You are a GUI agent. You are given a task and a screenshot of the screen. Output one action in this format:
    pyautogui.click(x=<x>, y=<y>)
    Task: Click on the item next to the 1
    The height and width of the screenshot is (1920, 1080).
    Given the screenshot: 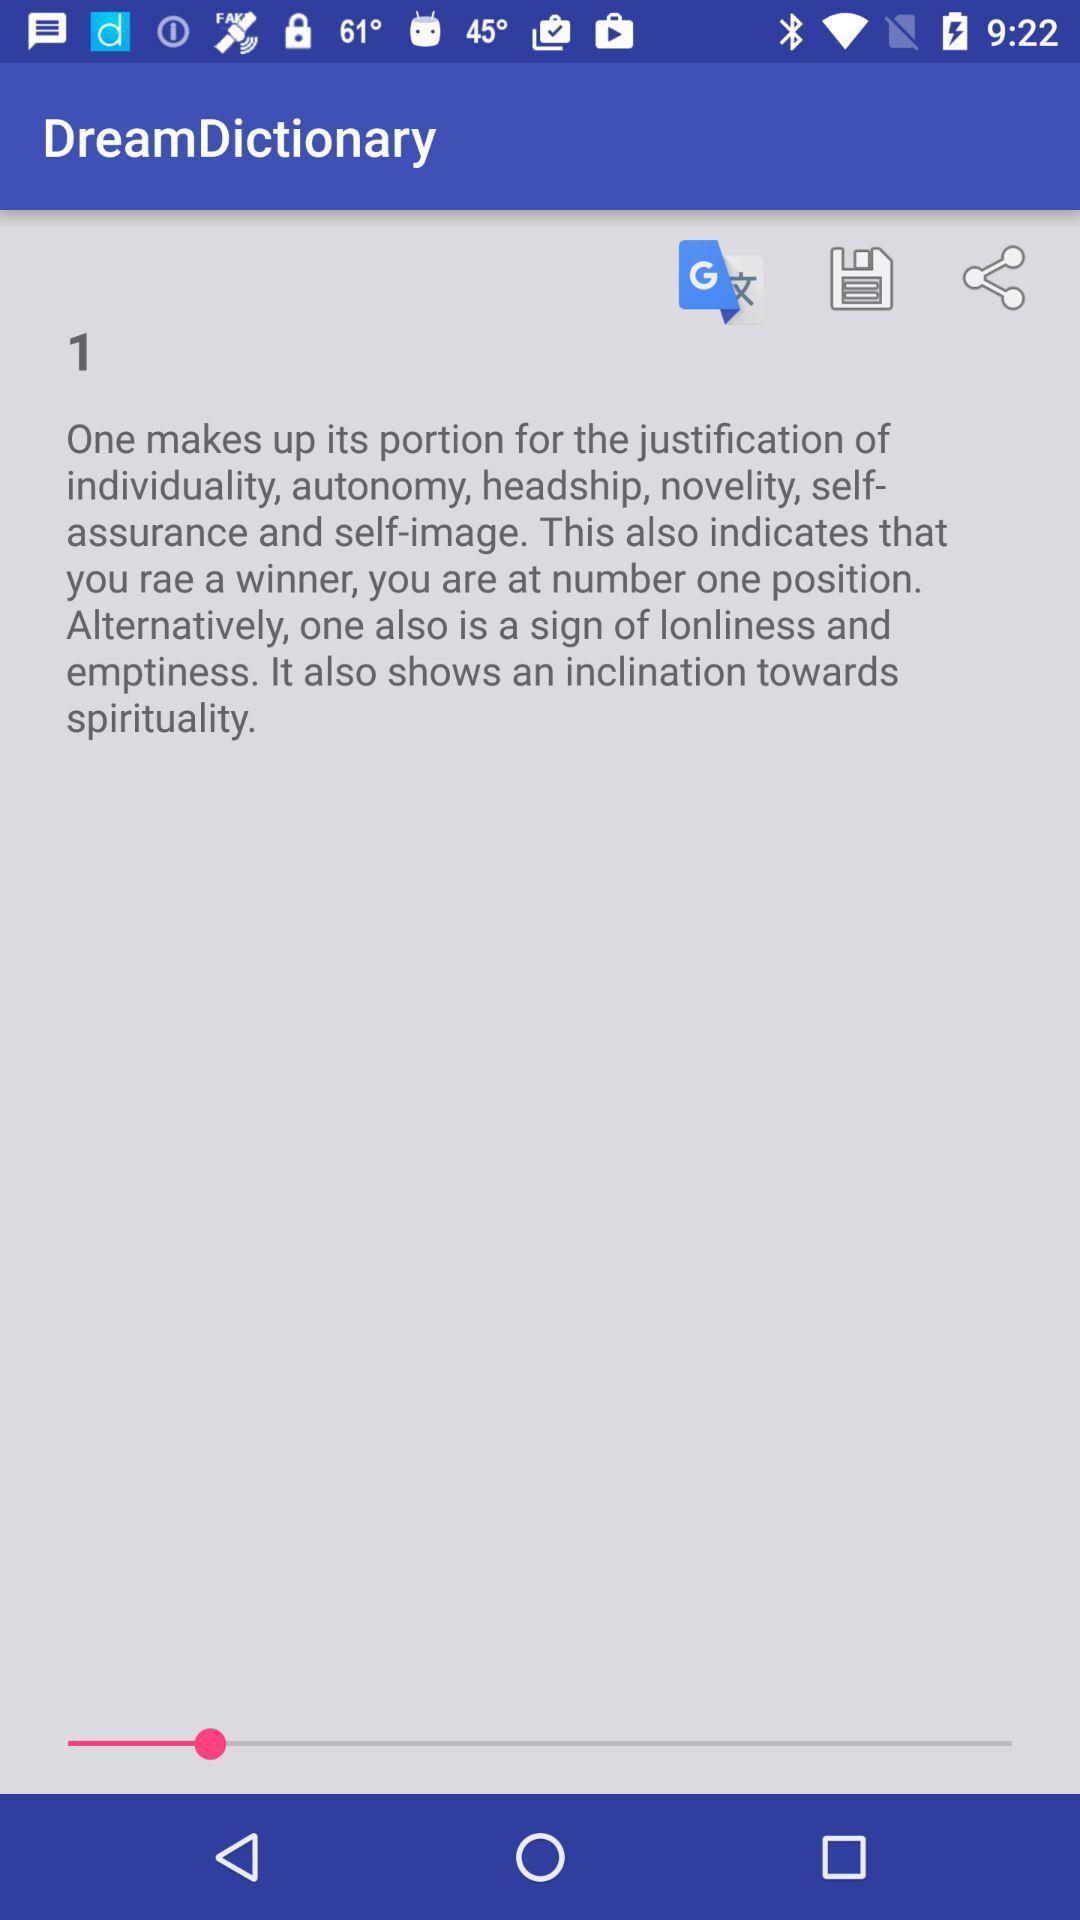 What is the action you would take?
    pyautogui.click(x=721, y=281)
    